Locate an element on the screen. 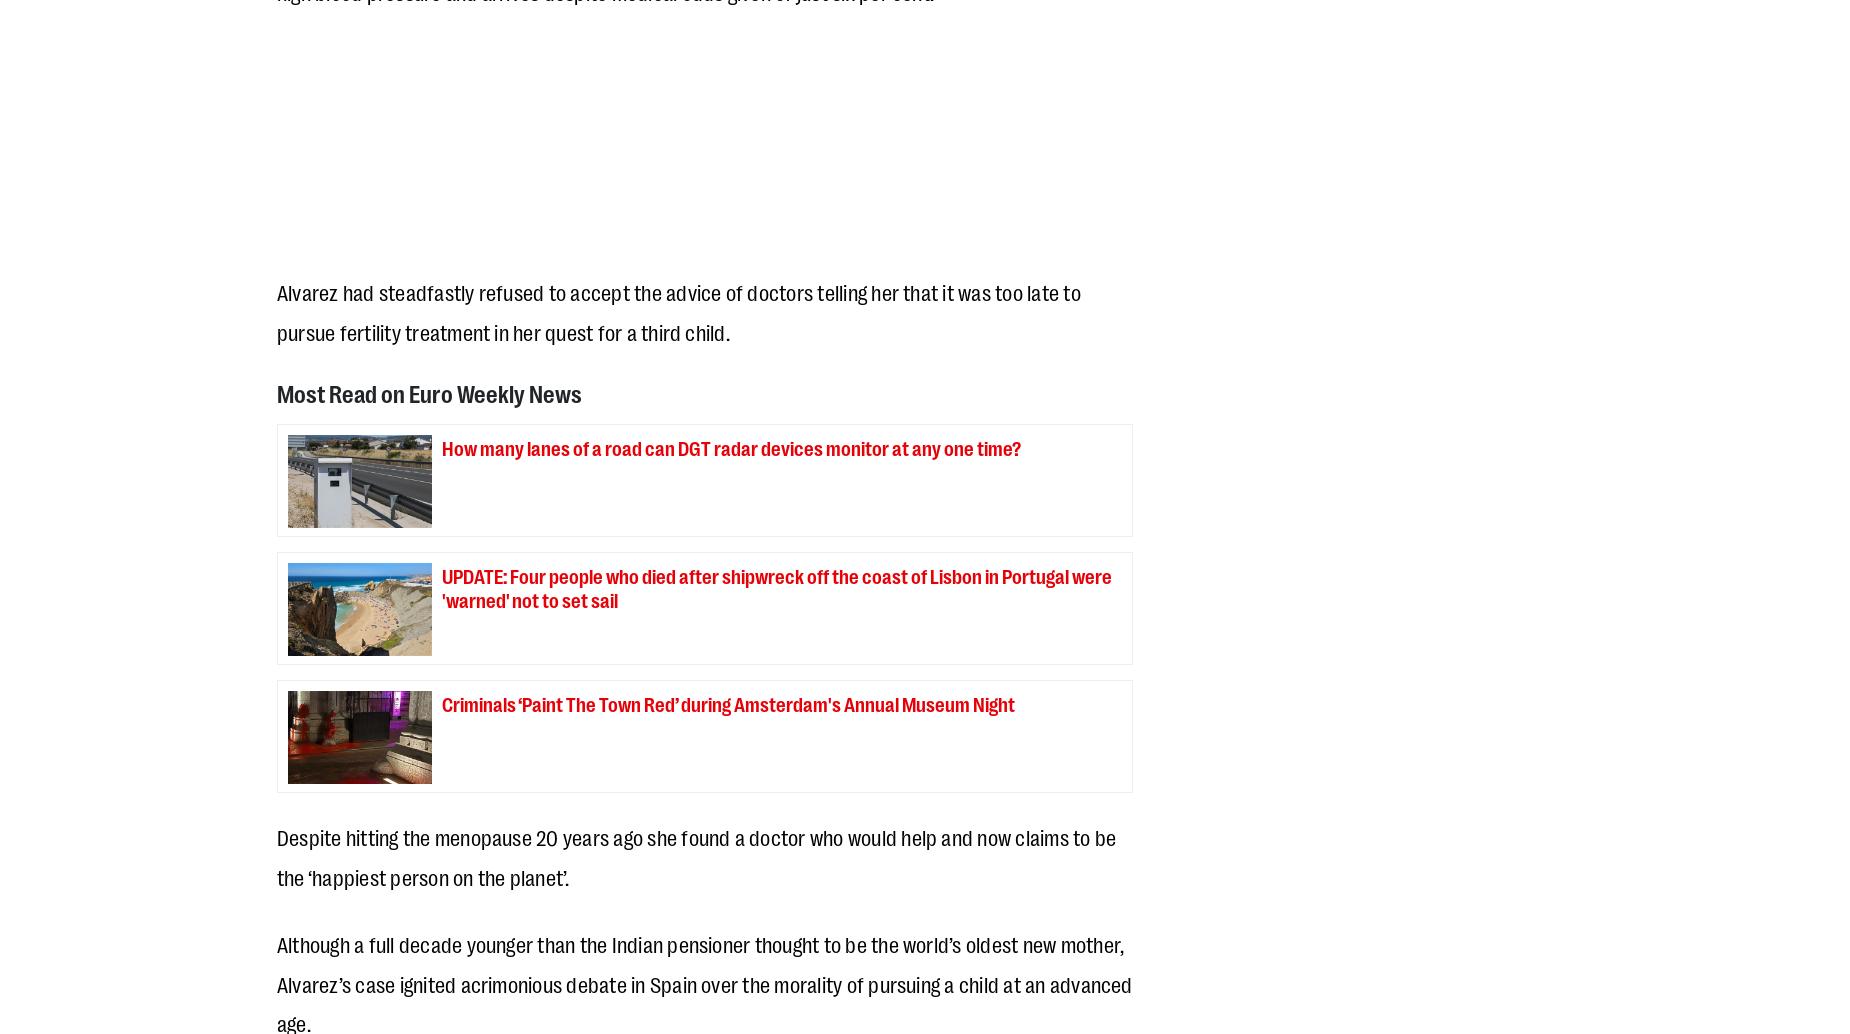  'Privacy Policy' is located at coordinates (275, 788).